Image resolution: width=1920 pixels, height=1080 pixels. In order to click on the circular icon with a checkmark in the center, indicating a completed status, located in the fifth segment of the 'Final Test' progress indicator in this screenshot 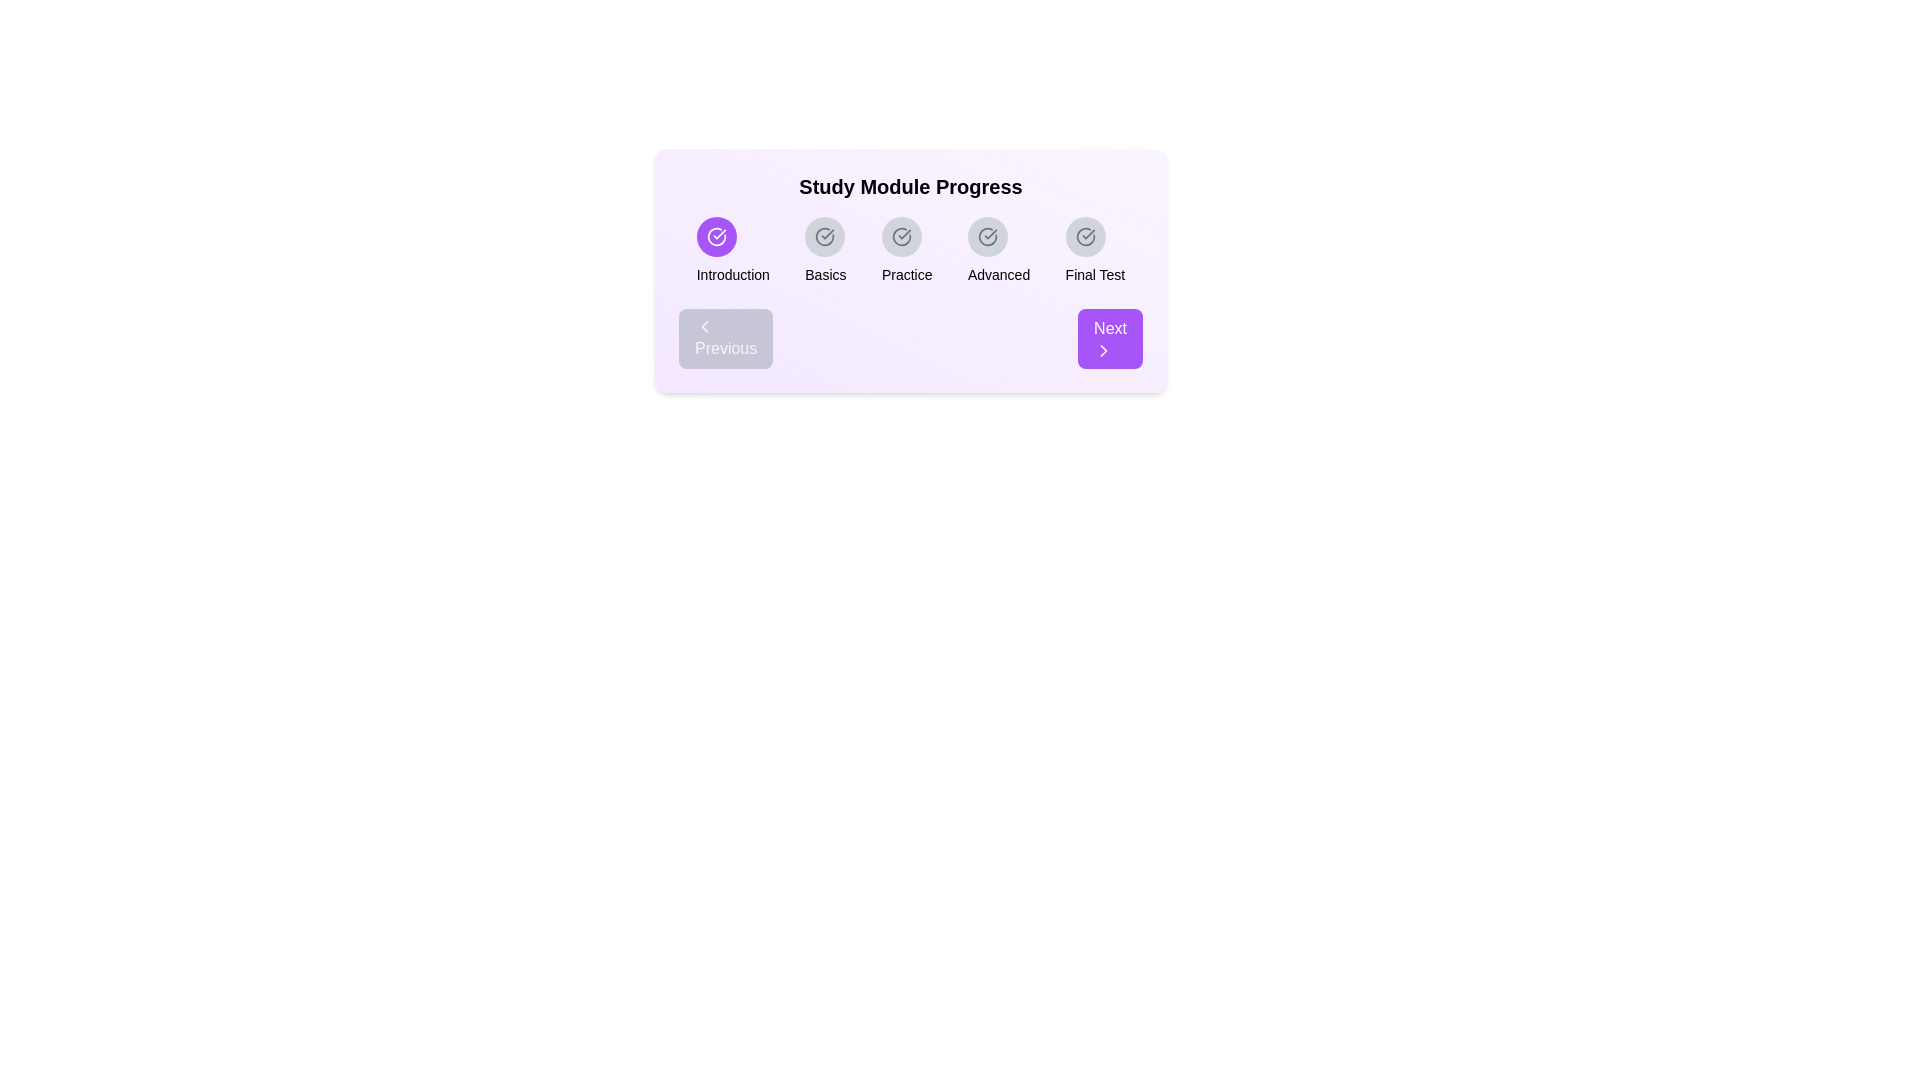, I will do `click(1084, 235)`.